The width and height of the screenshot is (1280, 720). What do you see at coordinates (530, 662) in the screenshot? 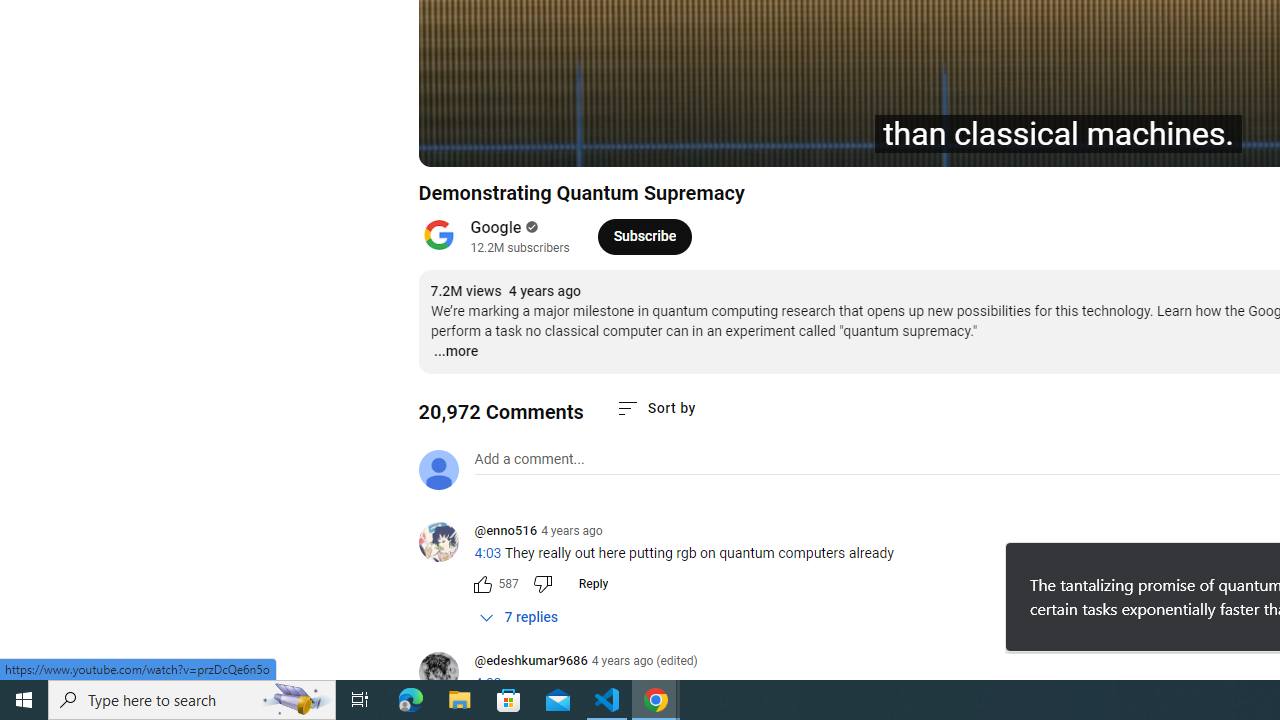
I see `'@edeshkumar9686'` at bounding box center [530, 662].